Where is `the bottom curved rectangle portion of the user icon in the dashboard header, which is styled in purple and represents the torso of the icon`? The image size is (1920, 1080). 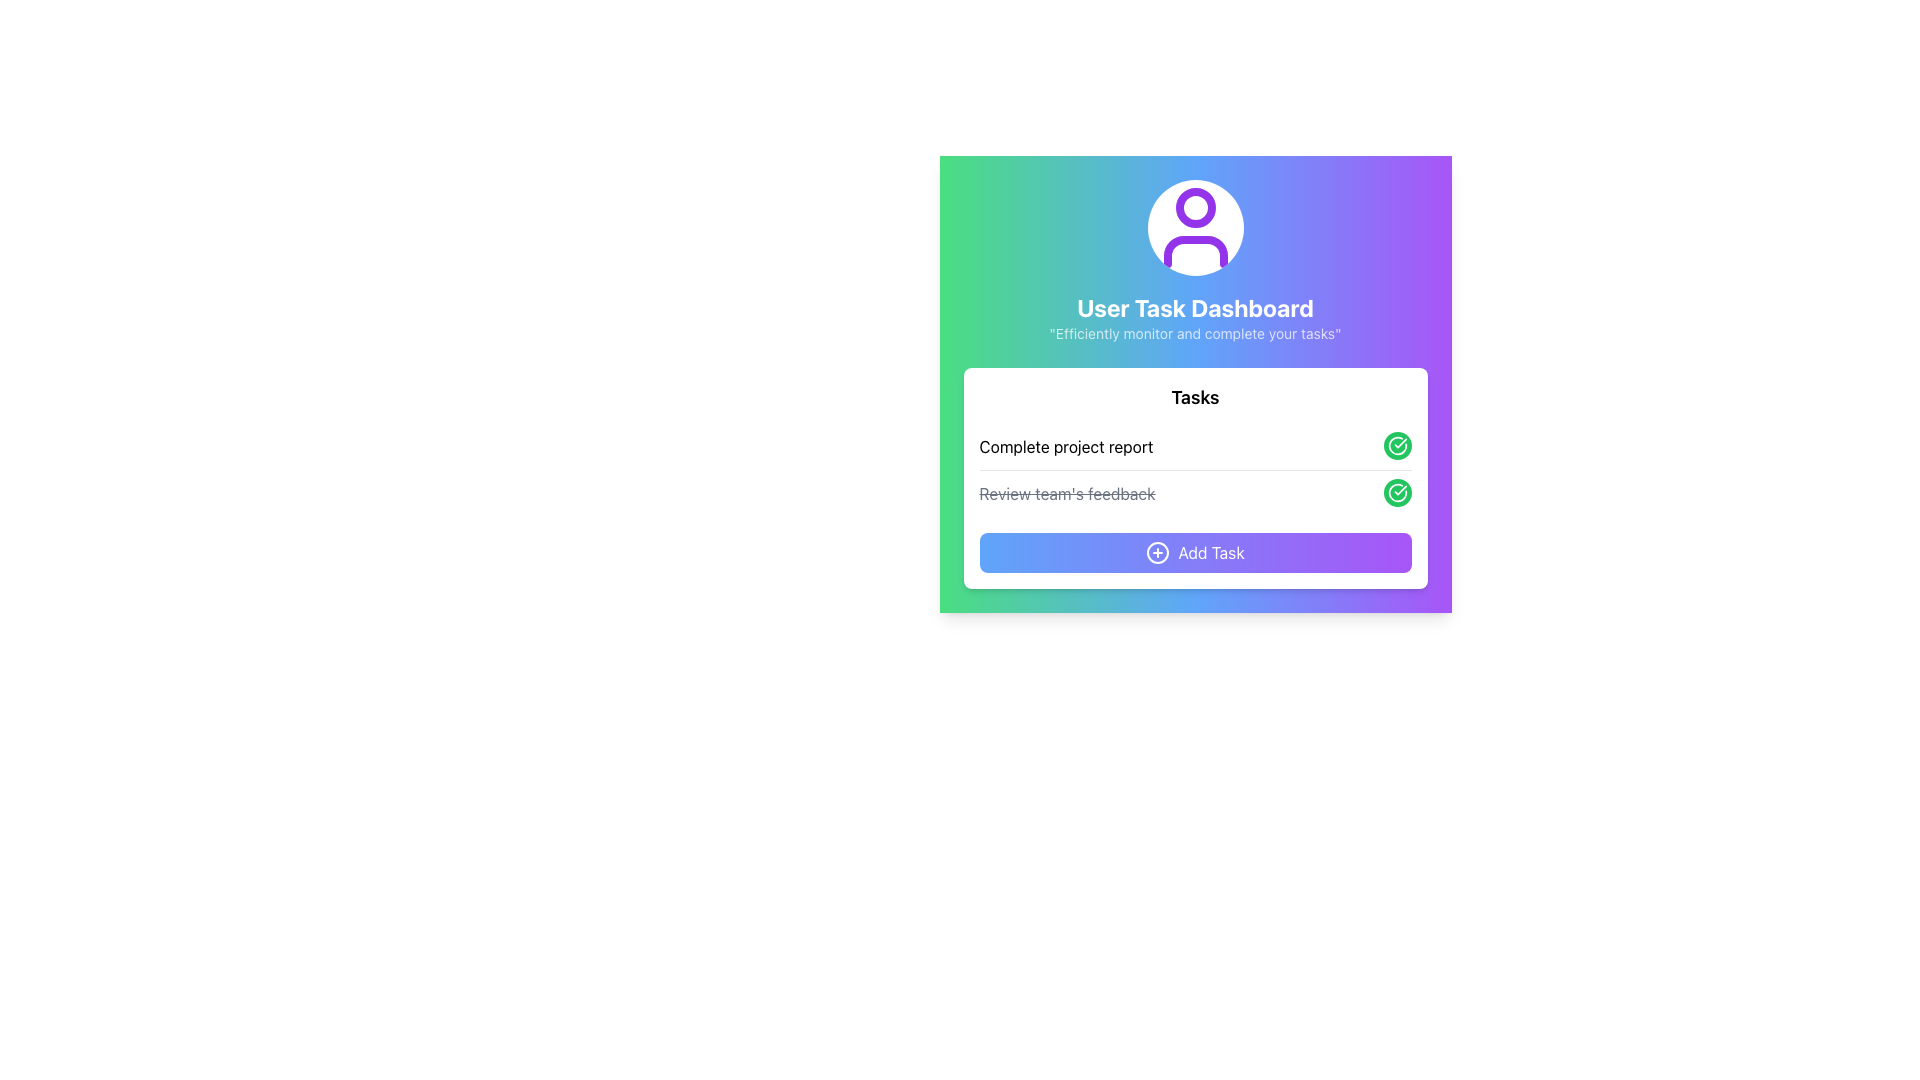 the bottom curved rectangle portion of the user icon in the dashboard header, which is styled in purple and represents the torso of the icon is located at coordinates (1195, 250).